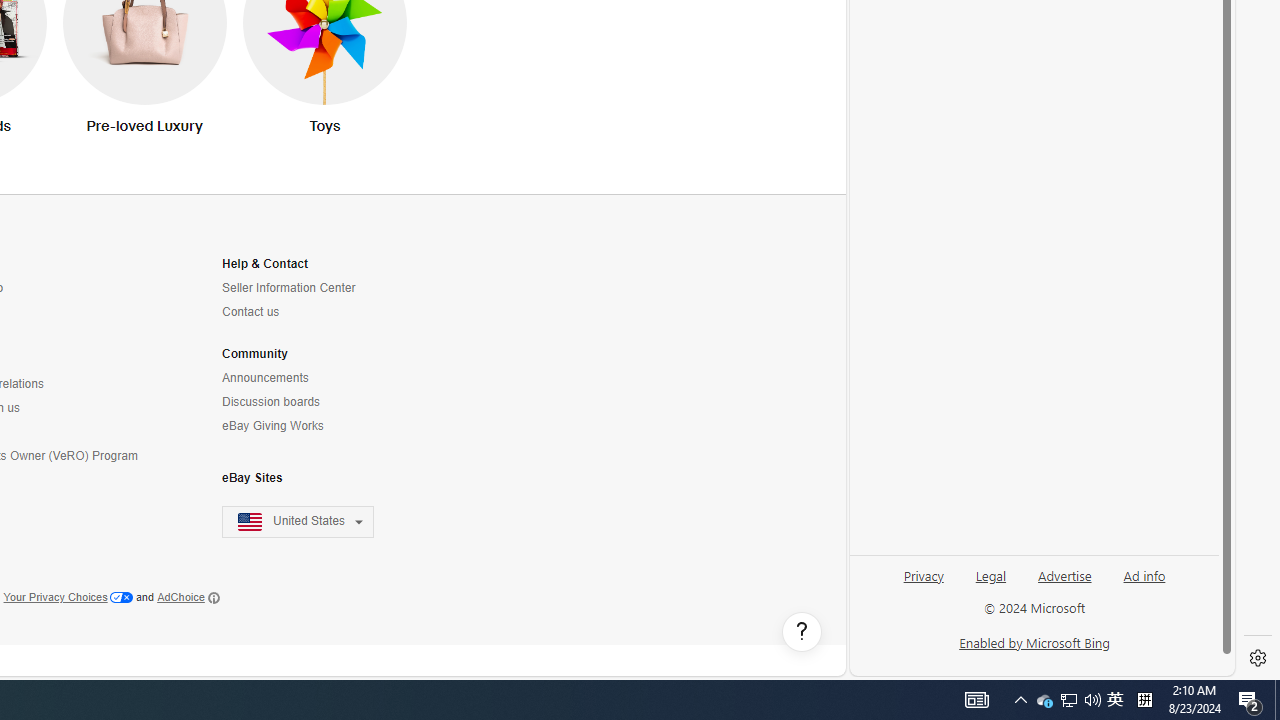 The height and width of the screenshot is (720, 1280). Describe the element at coordinates (309, 425) in the screenshot. I see `'eBay Giving Works'` at that location.